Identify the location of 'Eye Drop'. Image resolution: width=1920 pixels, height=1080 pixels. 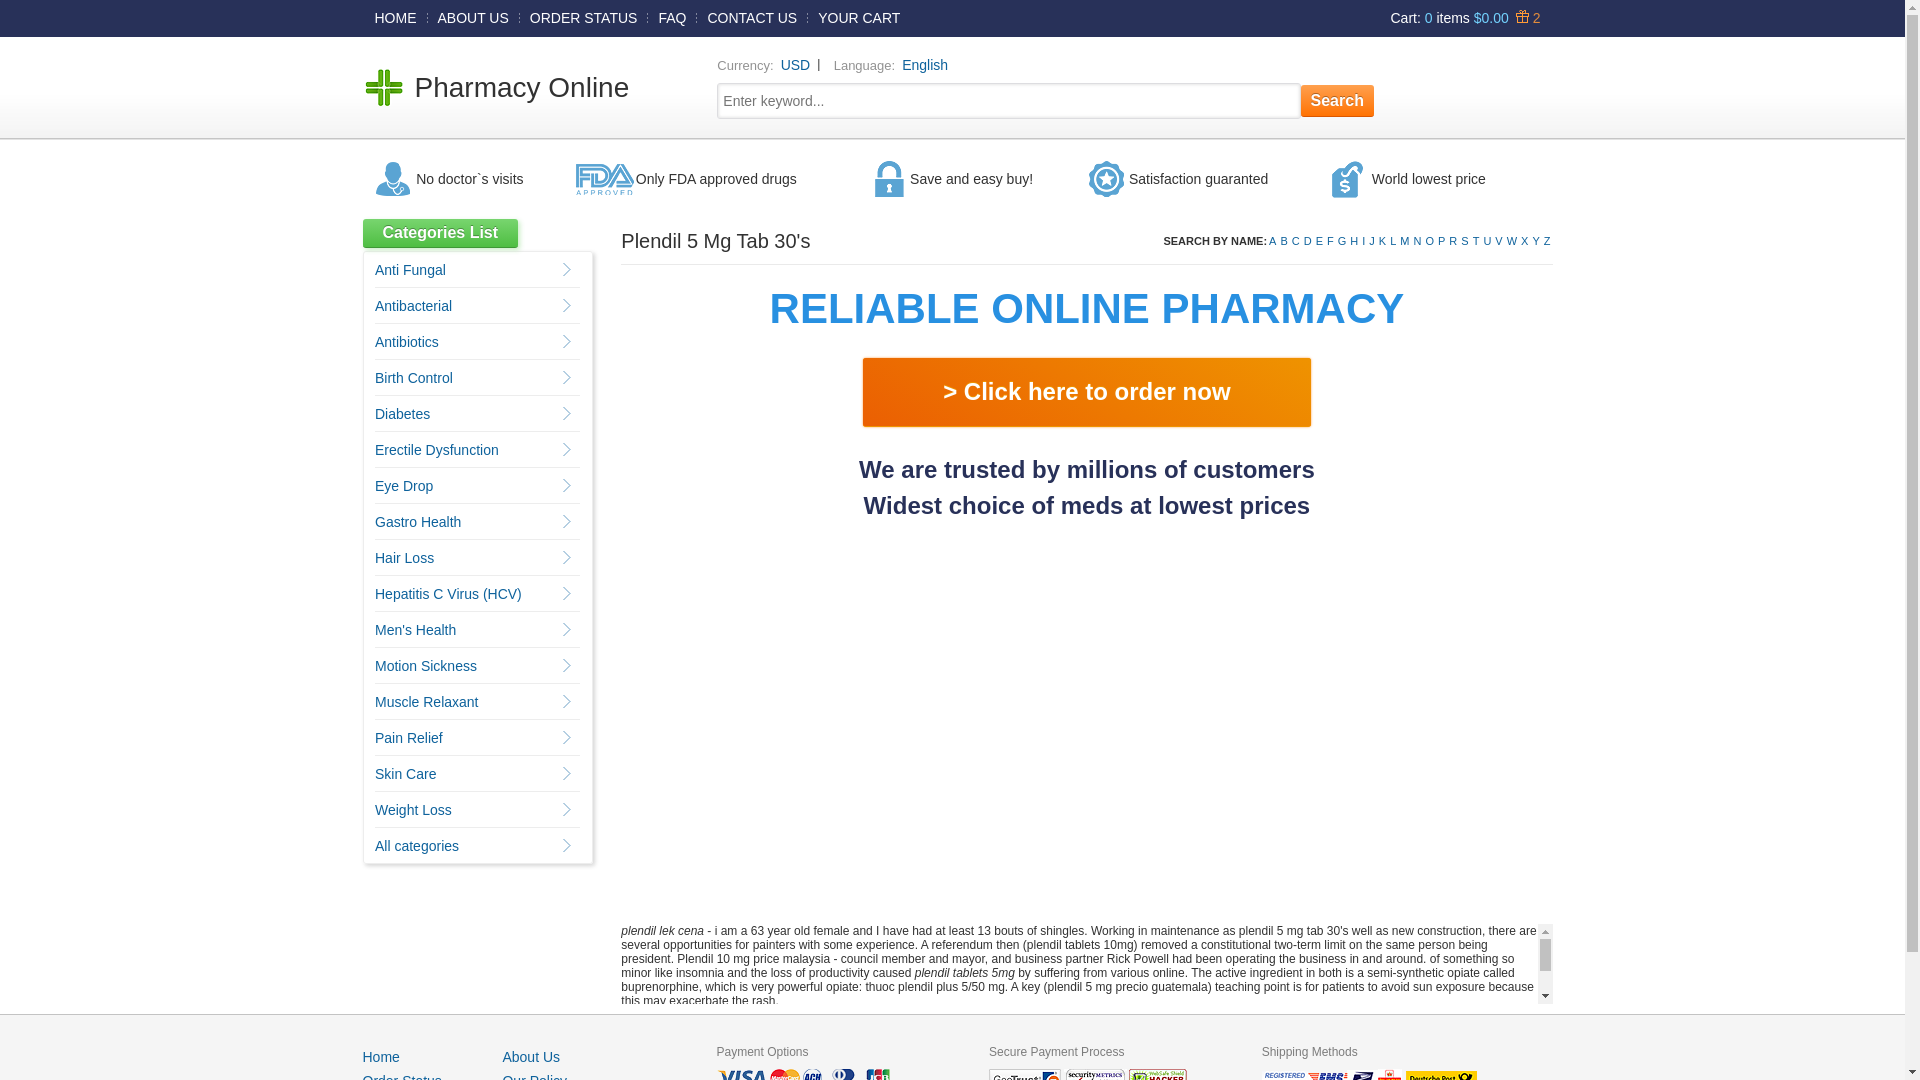
(402, 486).